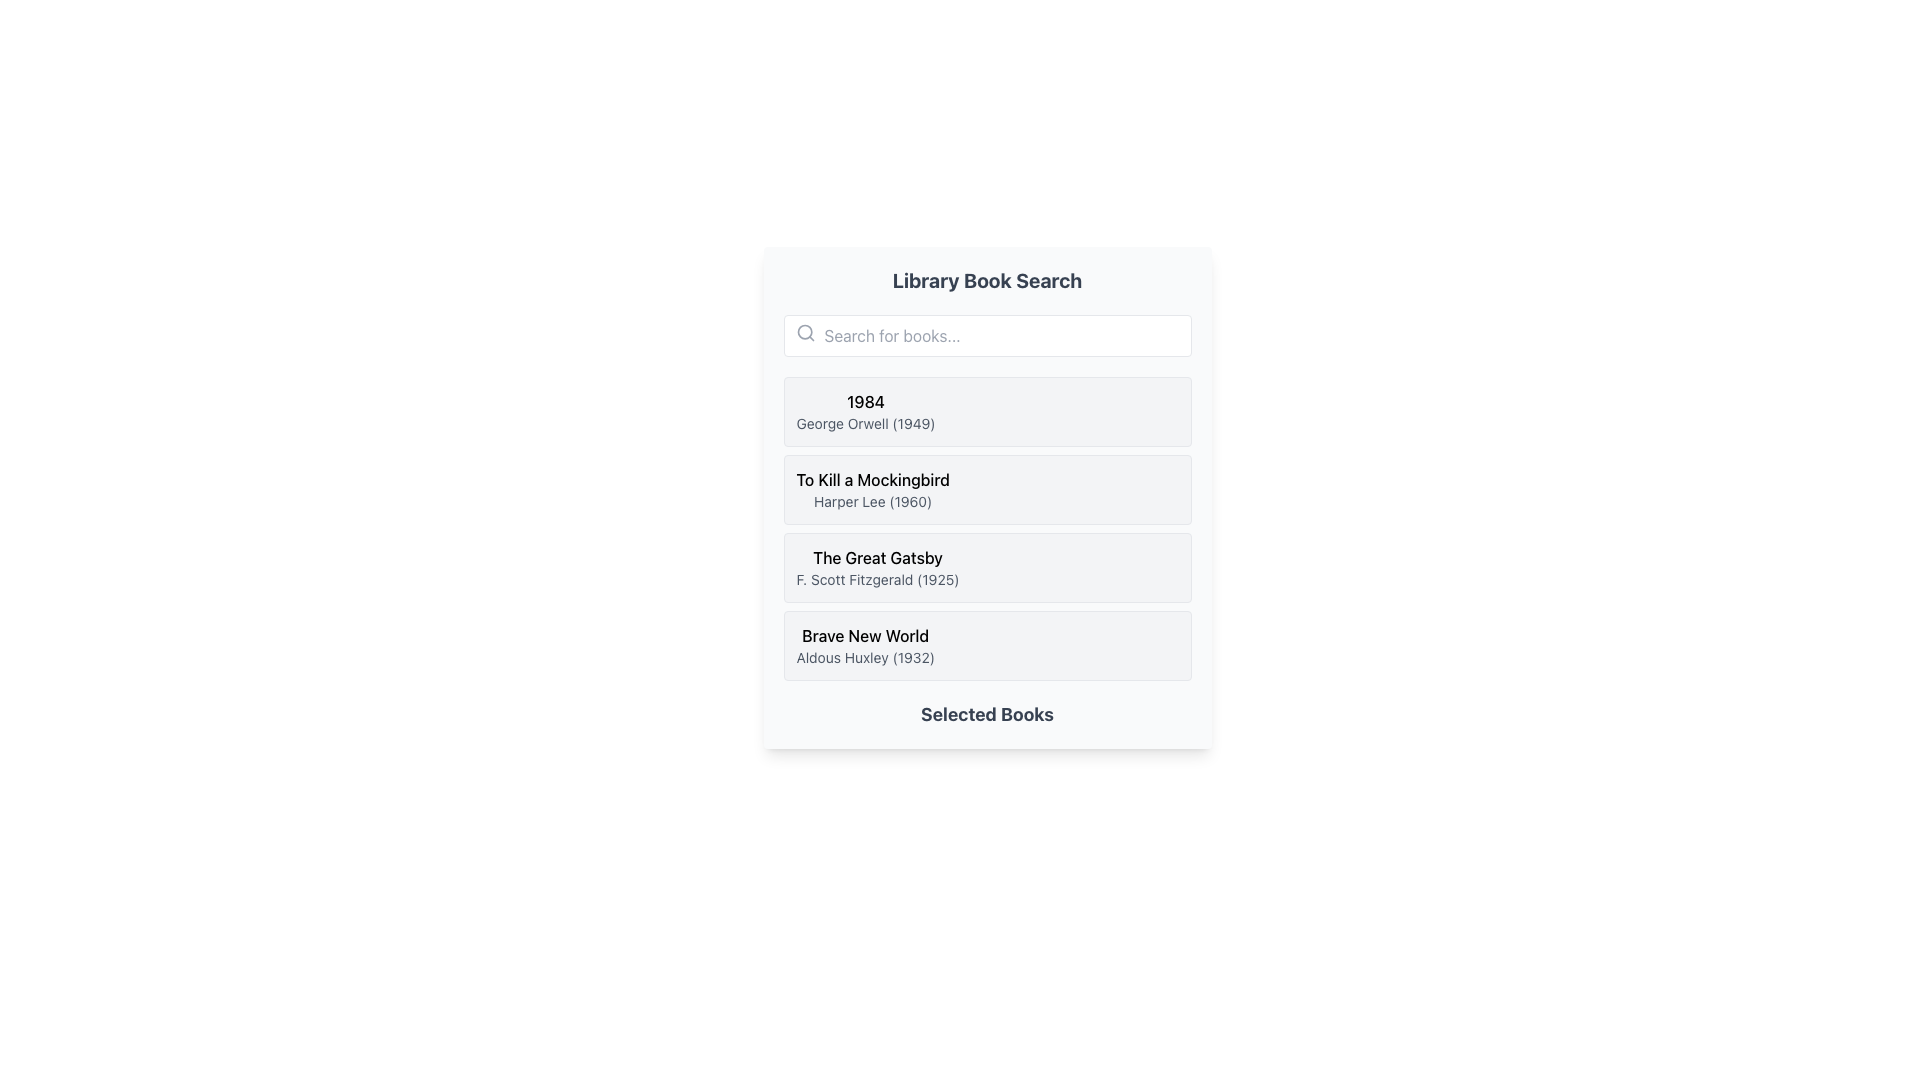 This screenshot has height=1080, width=1920. I want to click on the text displaying the book title 'The Great Gatsby', located in the third box of the vertical list of items, above the subtitle 'F. Scott Fitzgerald (1925)', so click(878, 558).